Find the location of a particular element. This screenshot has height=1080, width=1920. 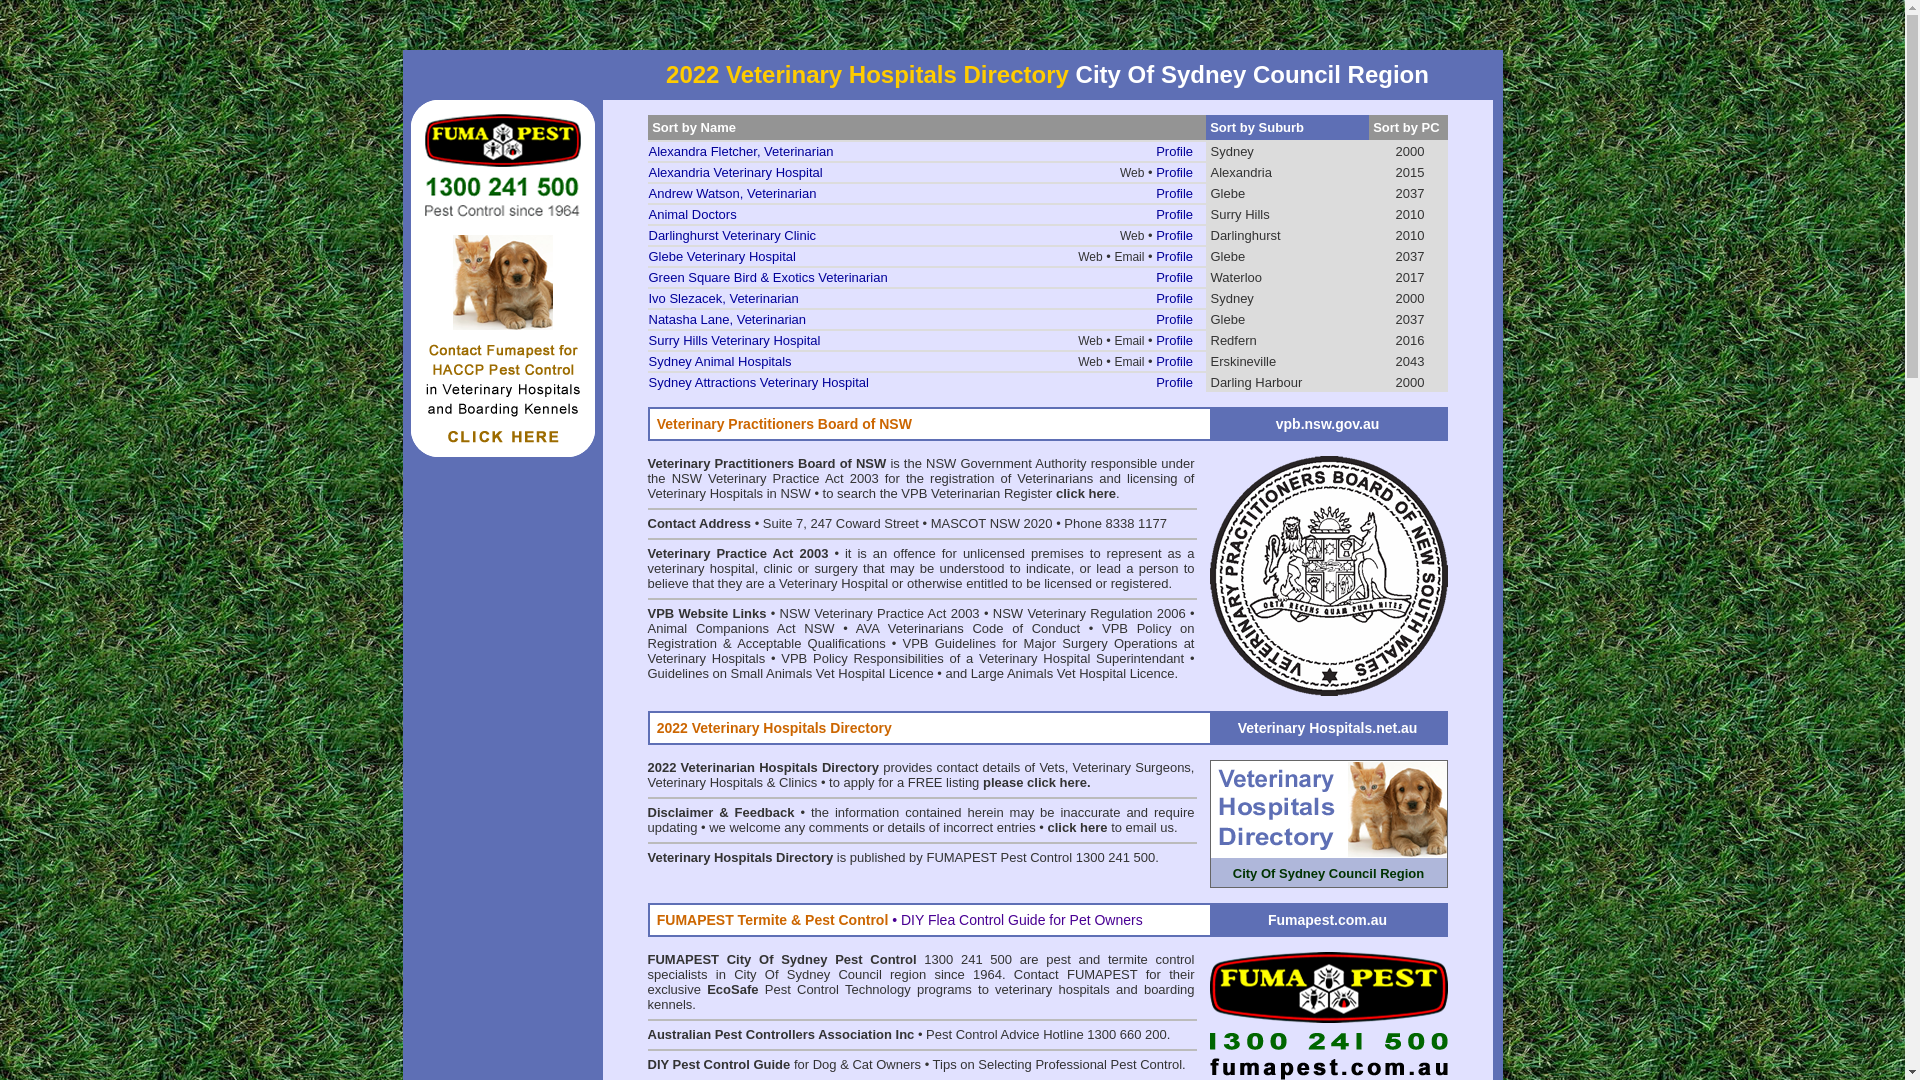

'NSW Veterinary Regulation 2006' is located at coordinates (1088, 612).